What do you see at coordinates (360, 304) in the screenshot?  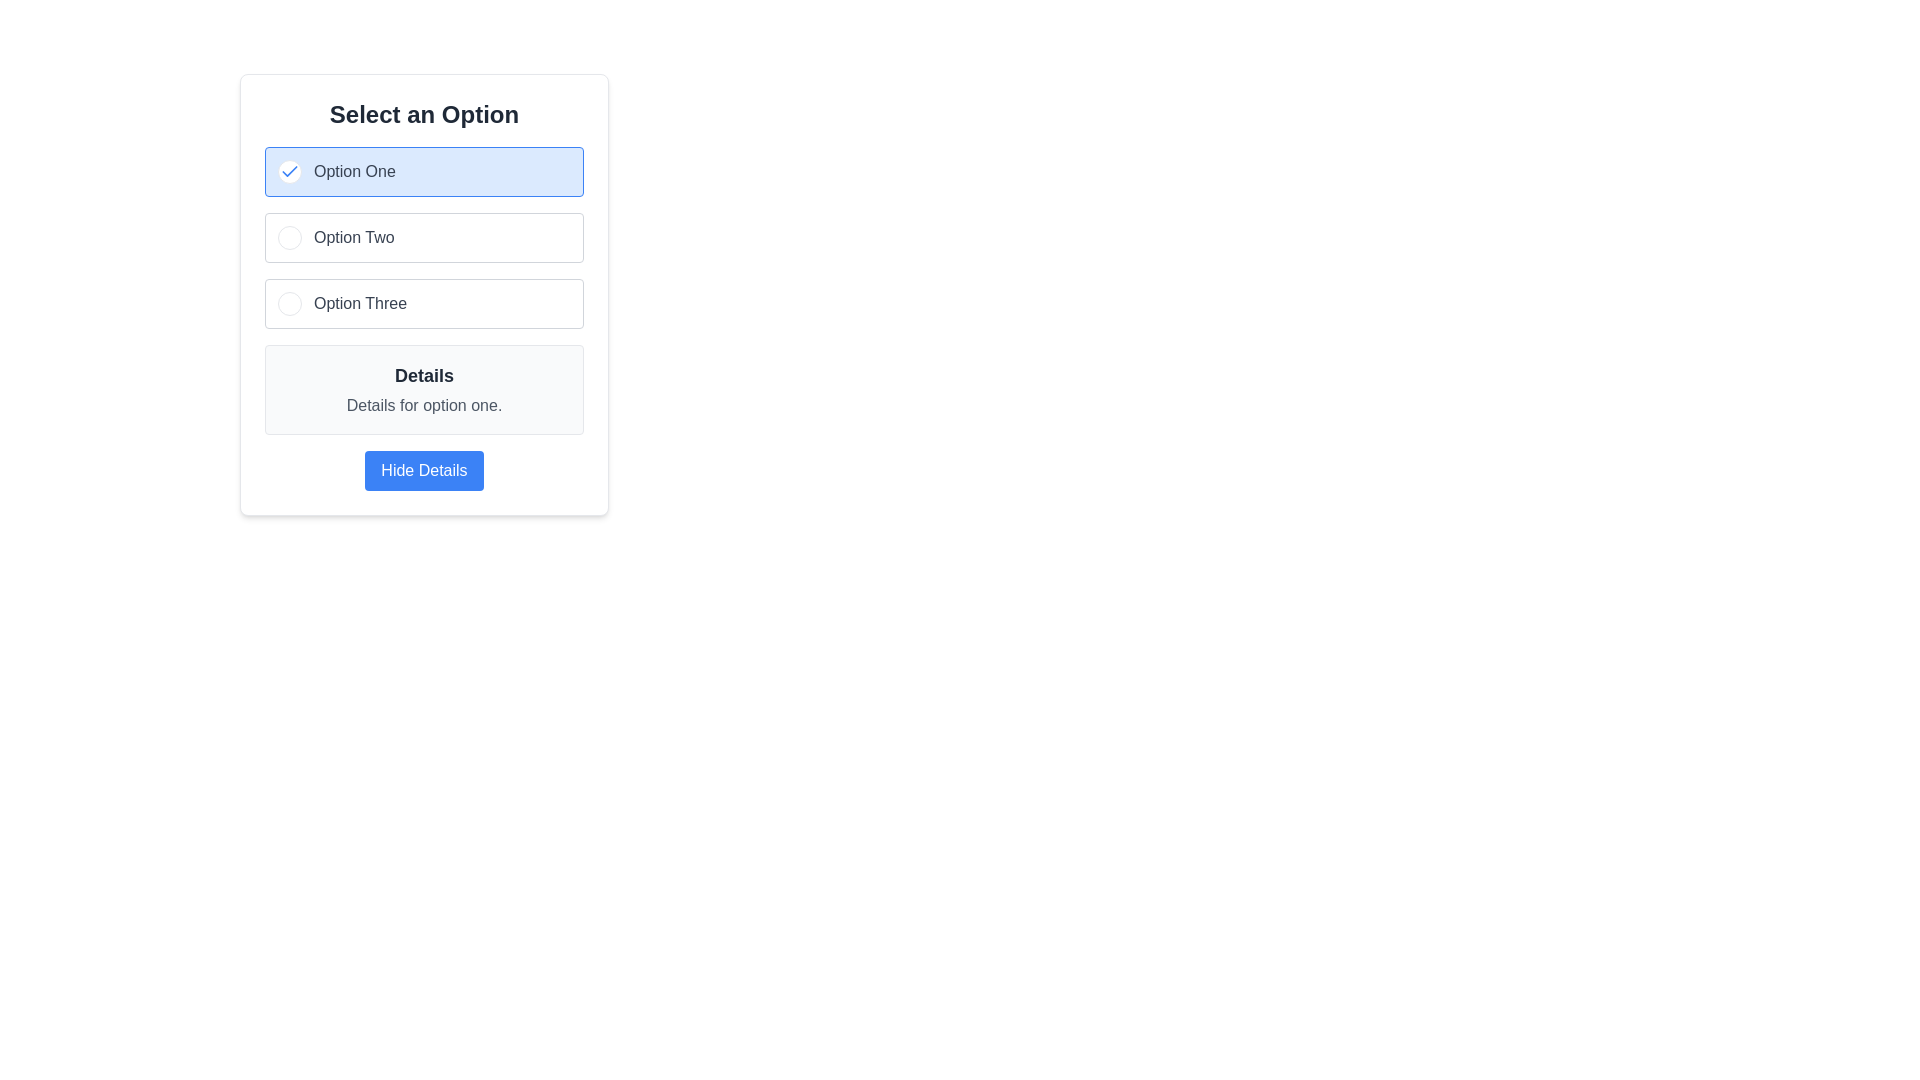 I see `the label that identifies the third selectable option in a vertical list, which is positioned to the right of a circular indicator and contained within an interactive, bordered, white background box` at bounding box center [360, 304].